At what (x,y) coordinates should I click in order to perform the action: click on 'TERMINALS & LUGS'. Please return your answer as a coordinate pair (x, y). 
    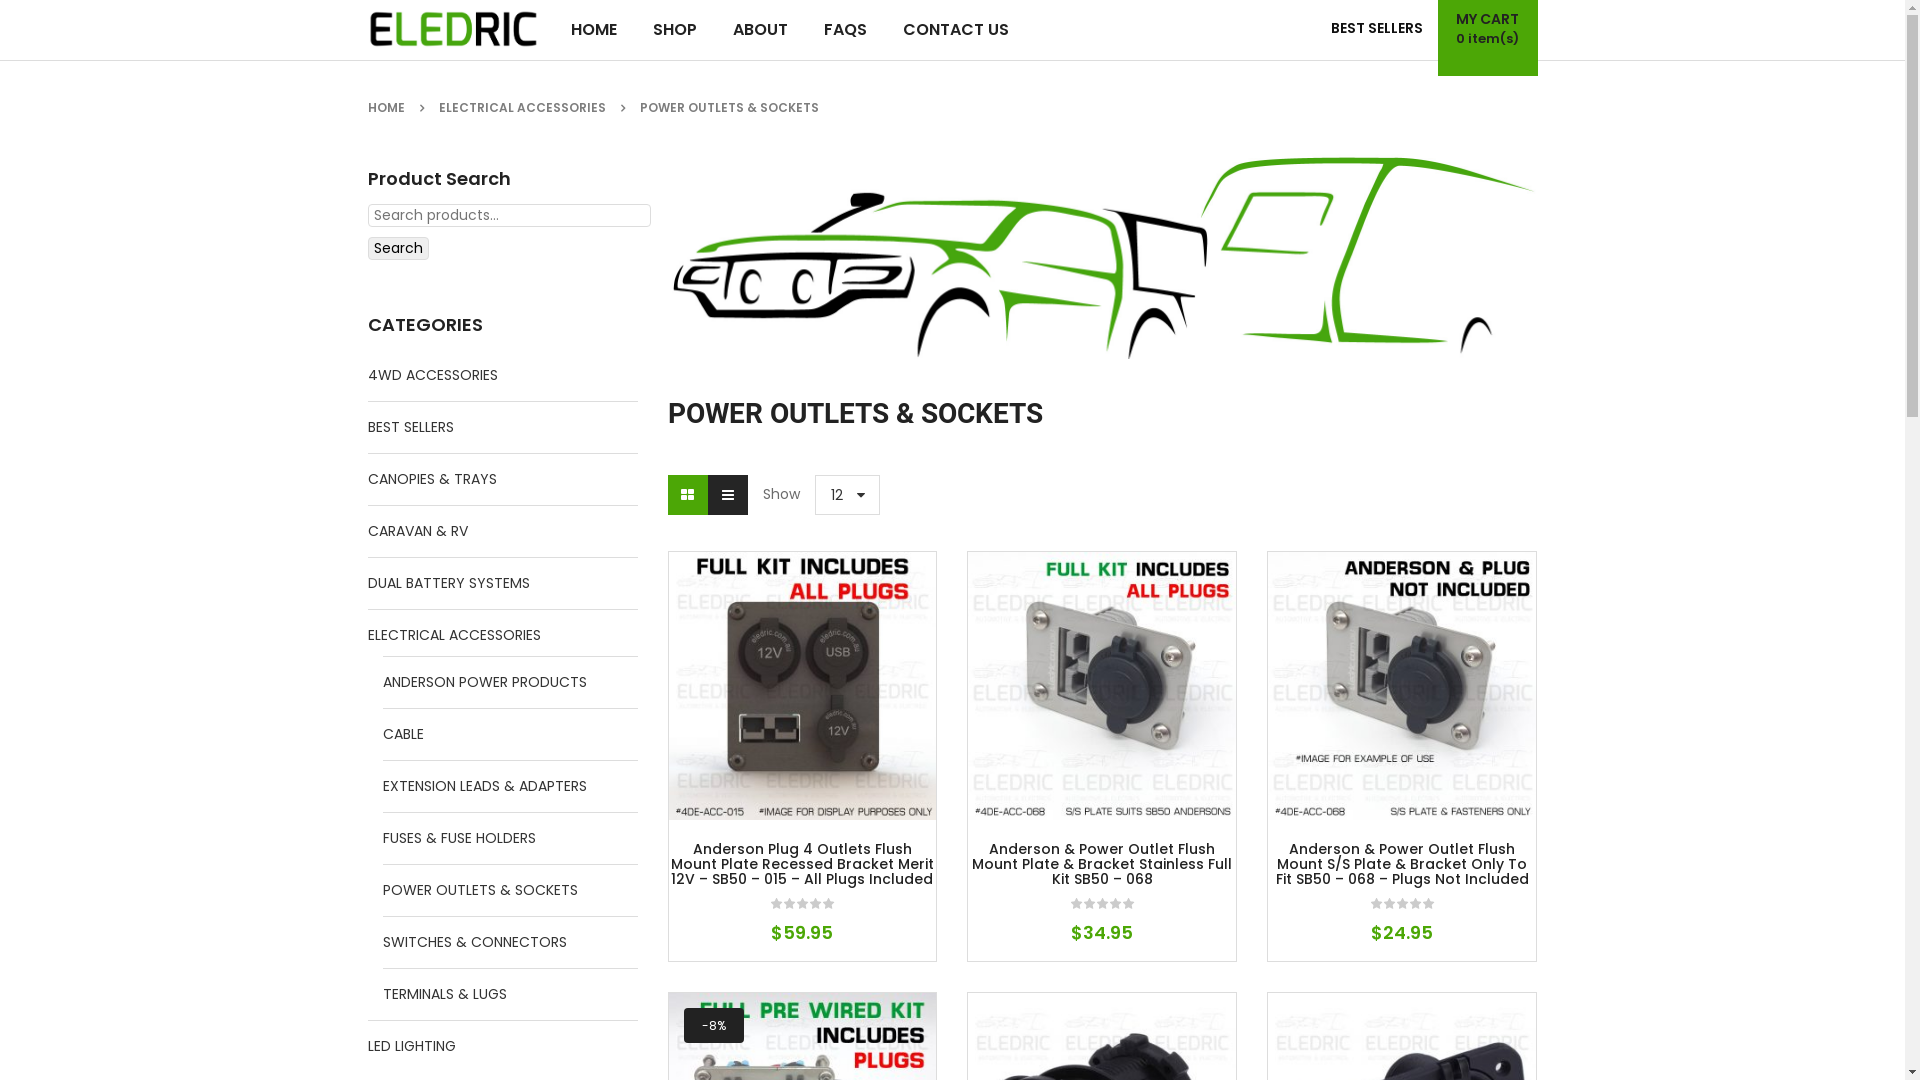
    Looking at the image, I should click on (443, 994).